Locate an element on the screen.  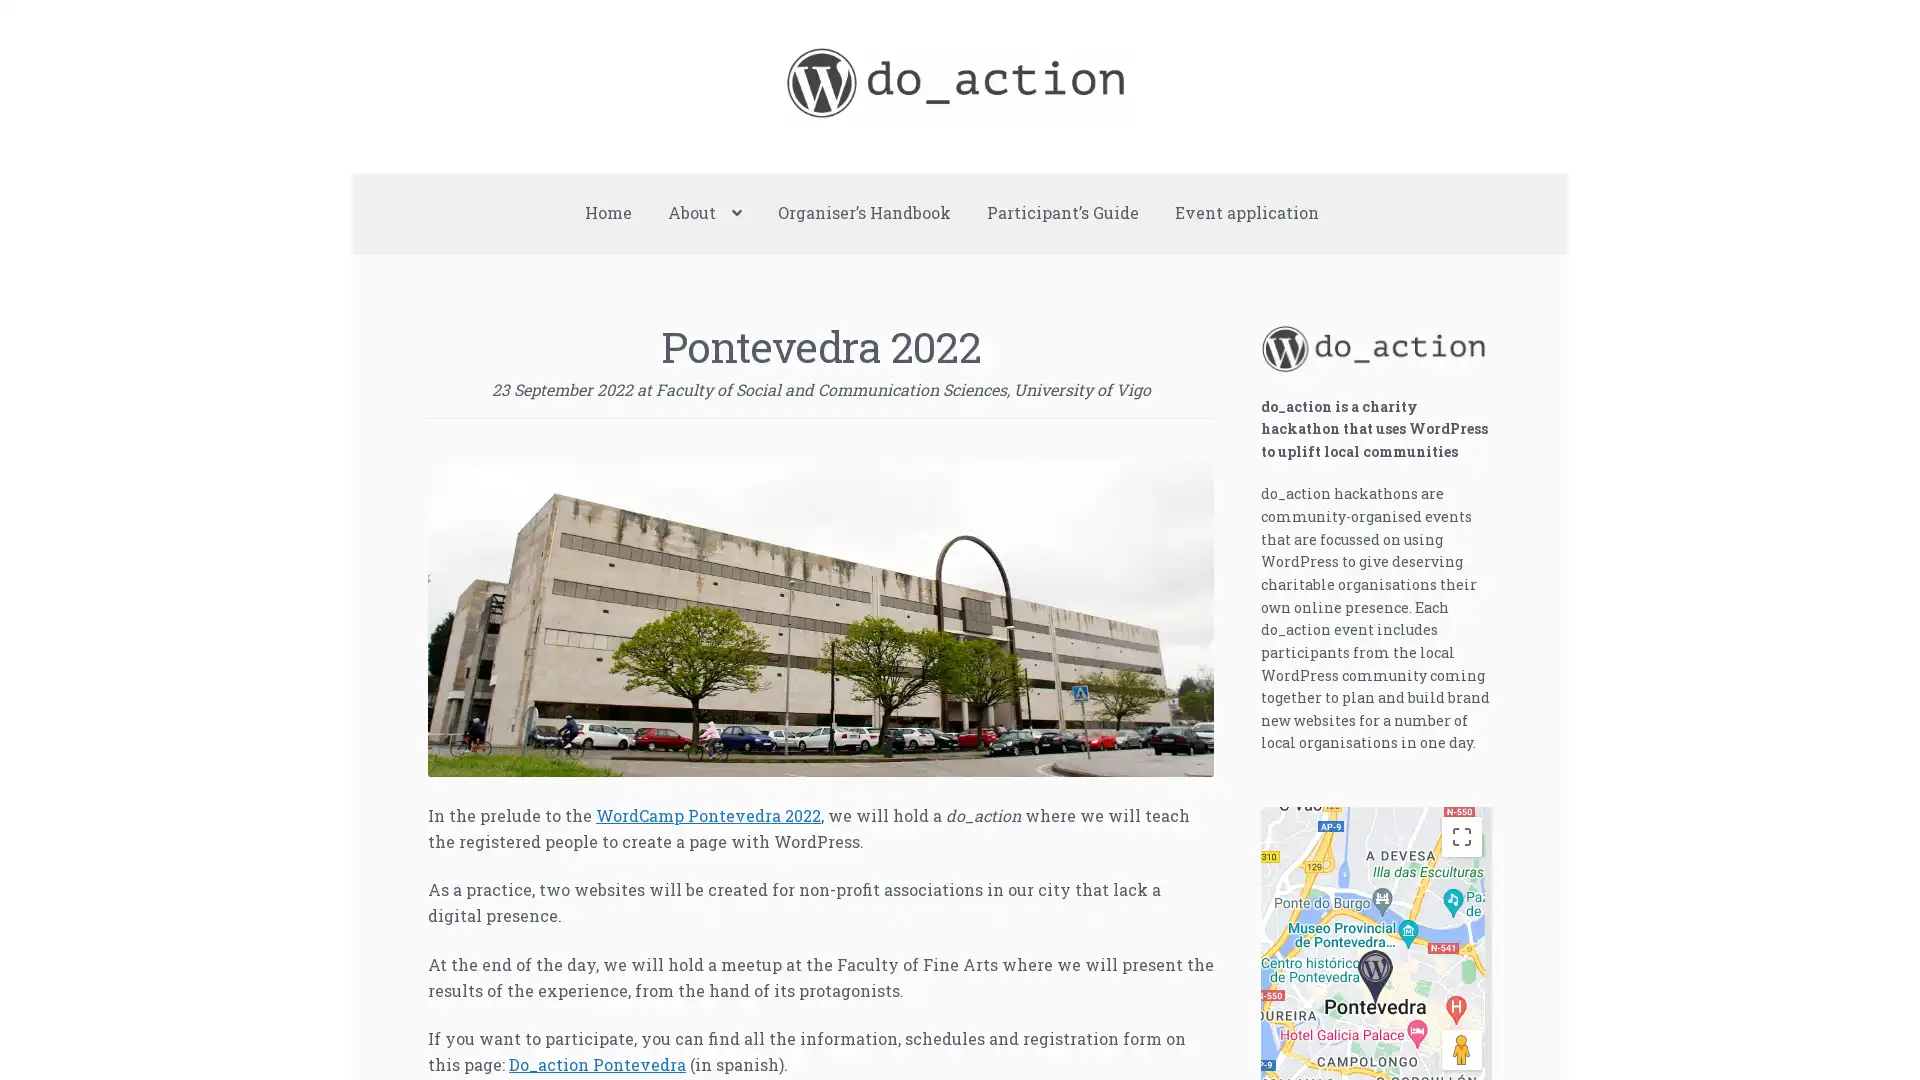
Pontevedra 2022 is located at coordinates (1374, 976).